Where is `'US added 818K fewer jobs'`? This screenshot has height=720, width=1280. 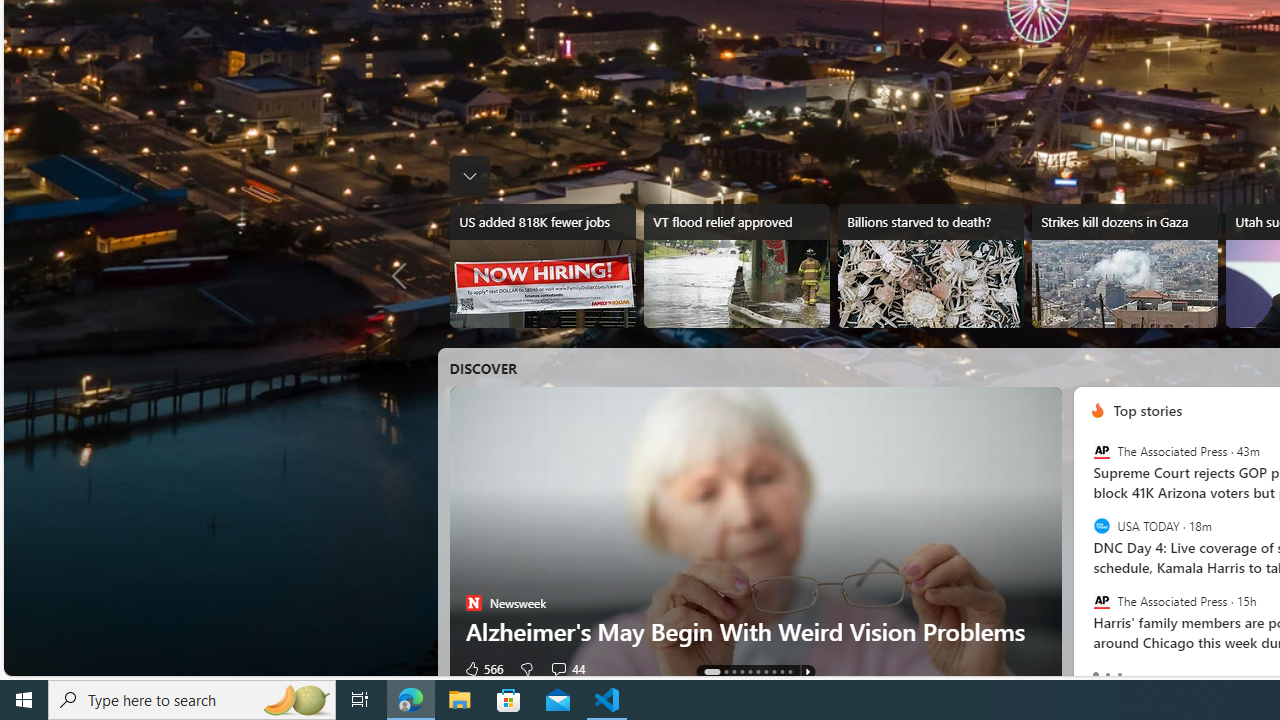 'US added 818K fewer jobs' is located at coordinates (542, 265).